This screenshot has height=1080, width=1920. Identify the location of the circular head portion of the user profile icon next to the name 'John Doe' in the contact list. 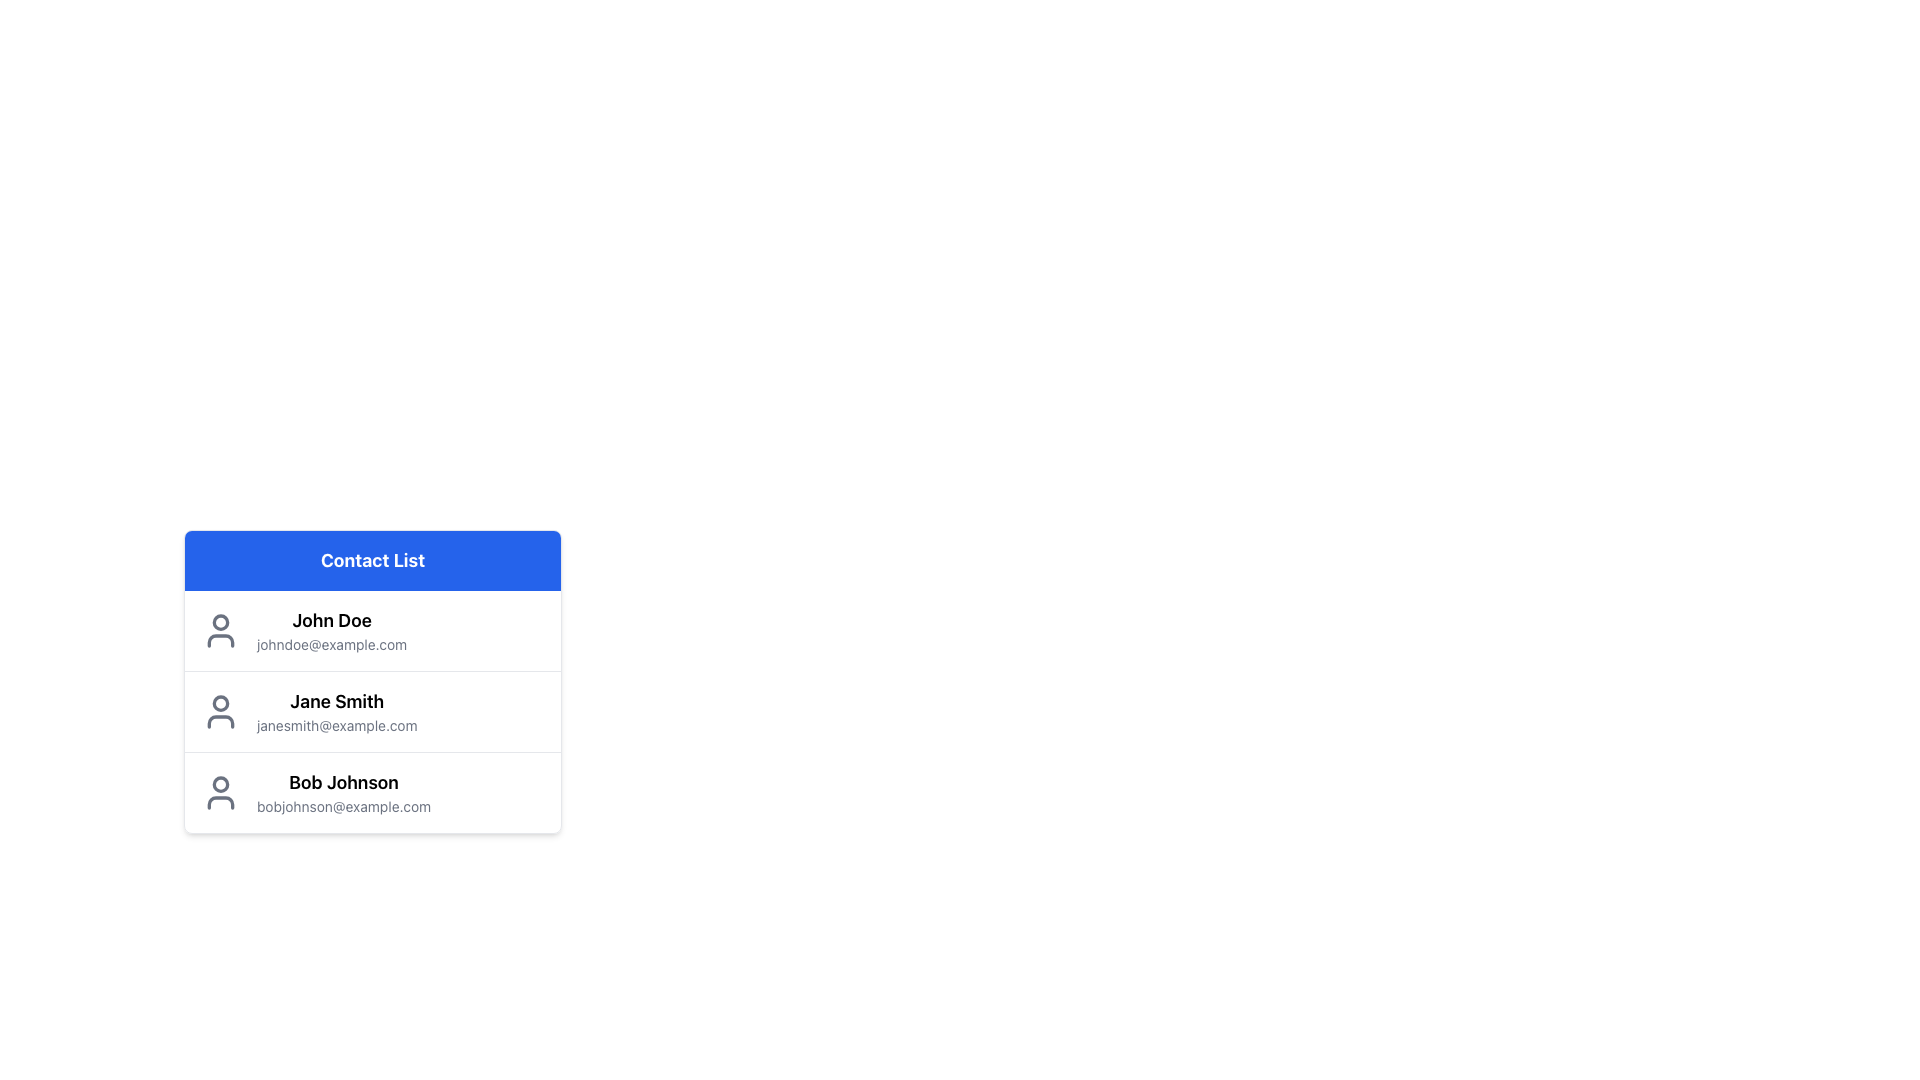
(220, 620).